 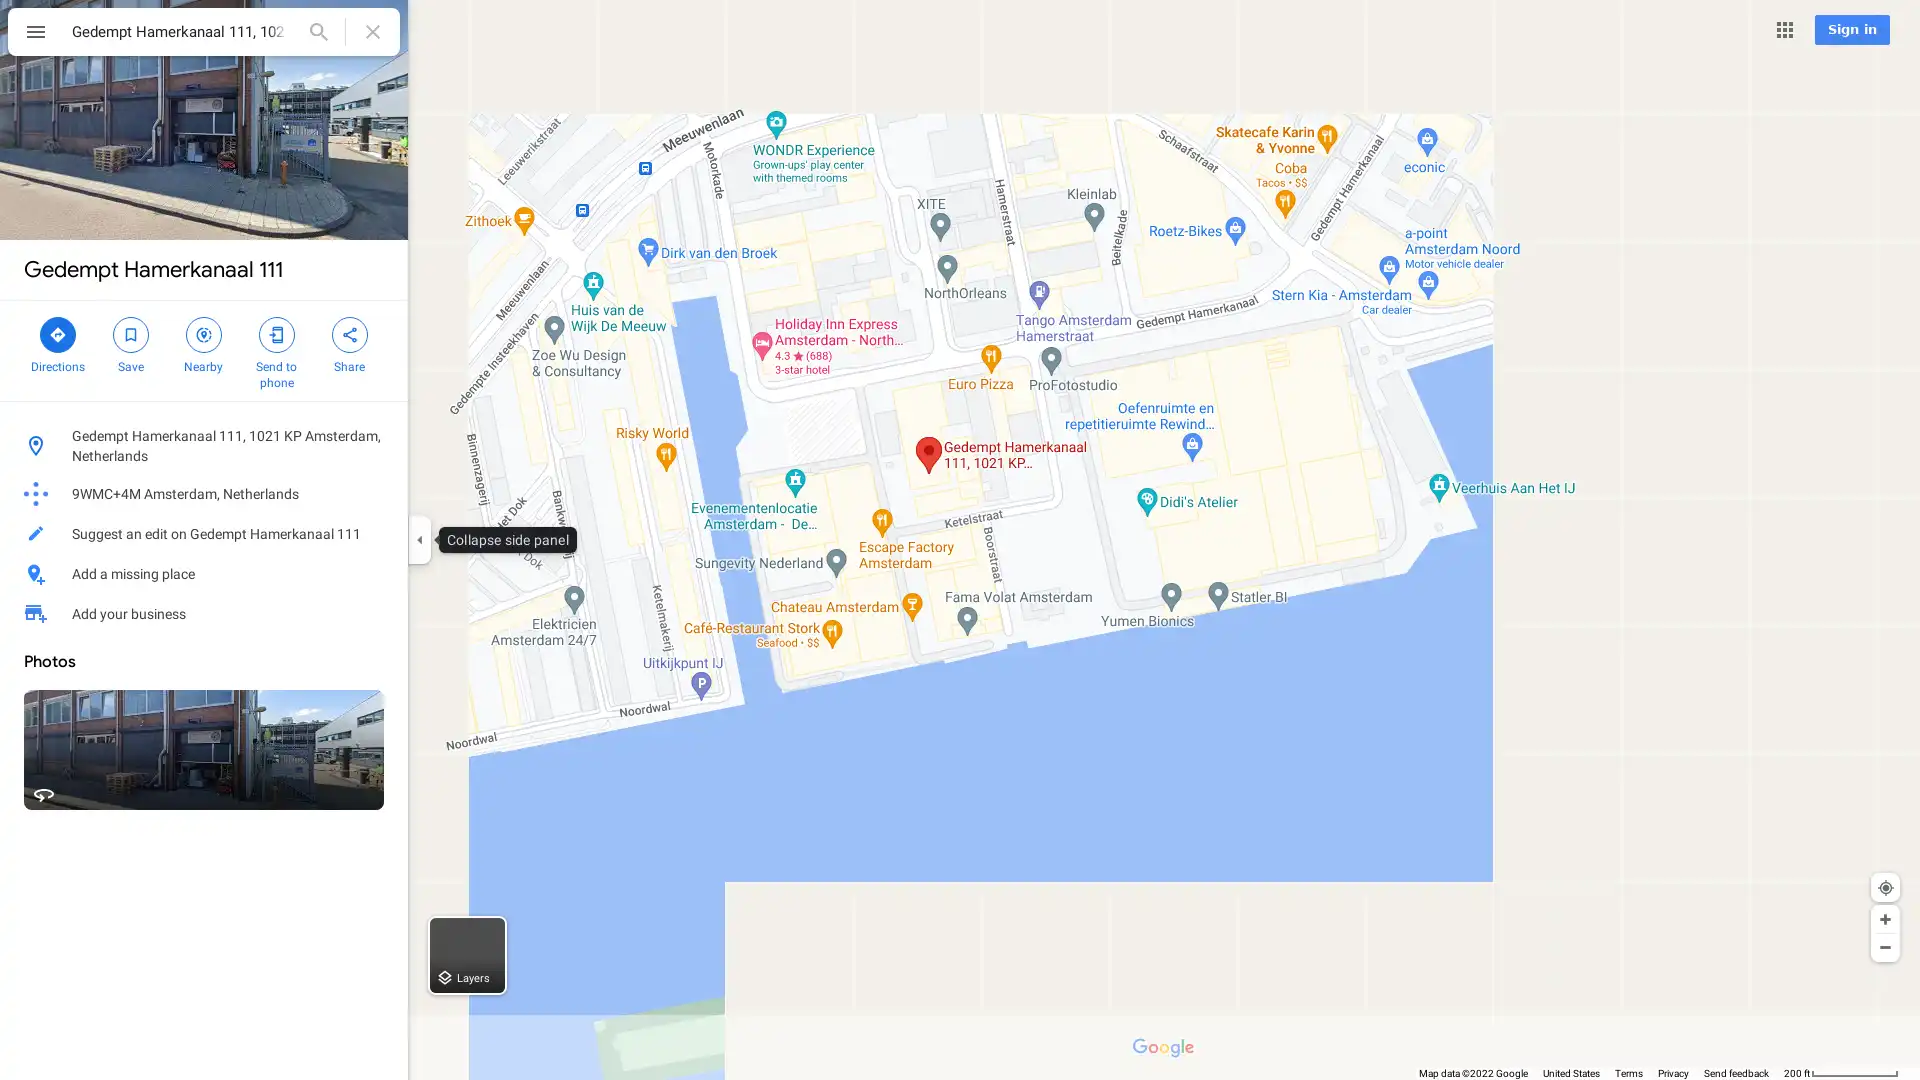 I want to click on Clear search, so click(x=373, y=31).